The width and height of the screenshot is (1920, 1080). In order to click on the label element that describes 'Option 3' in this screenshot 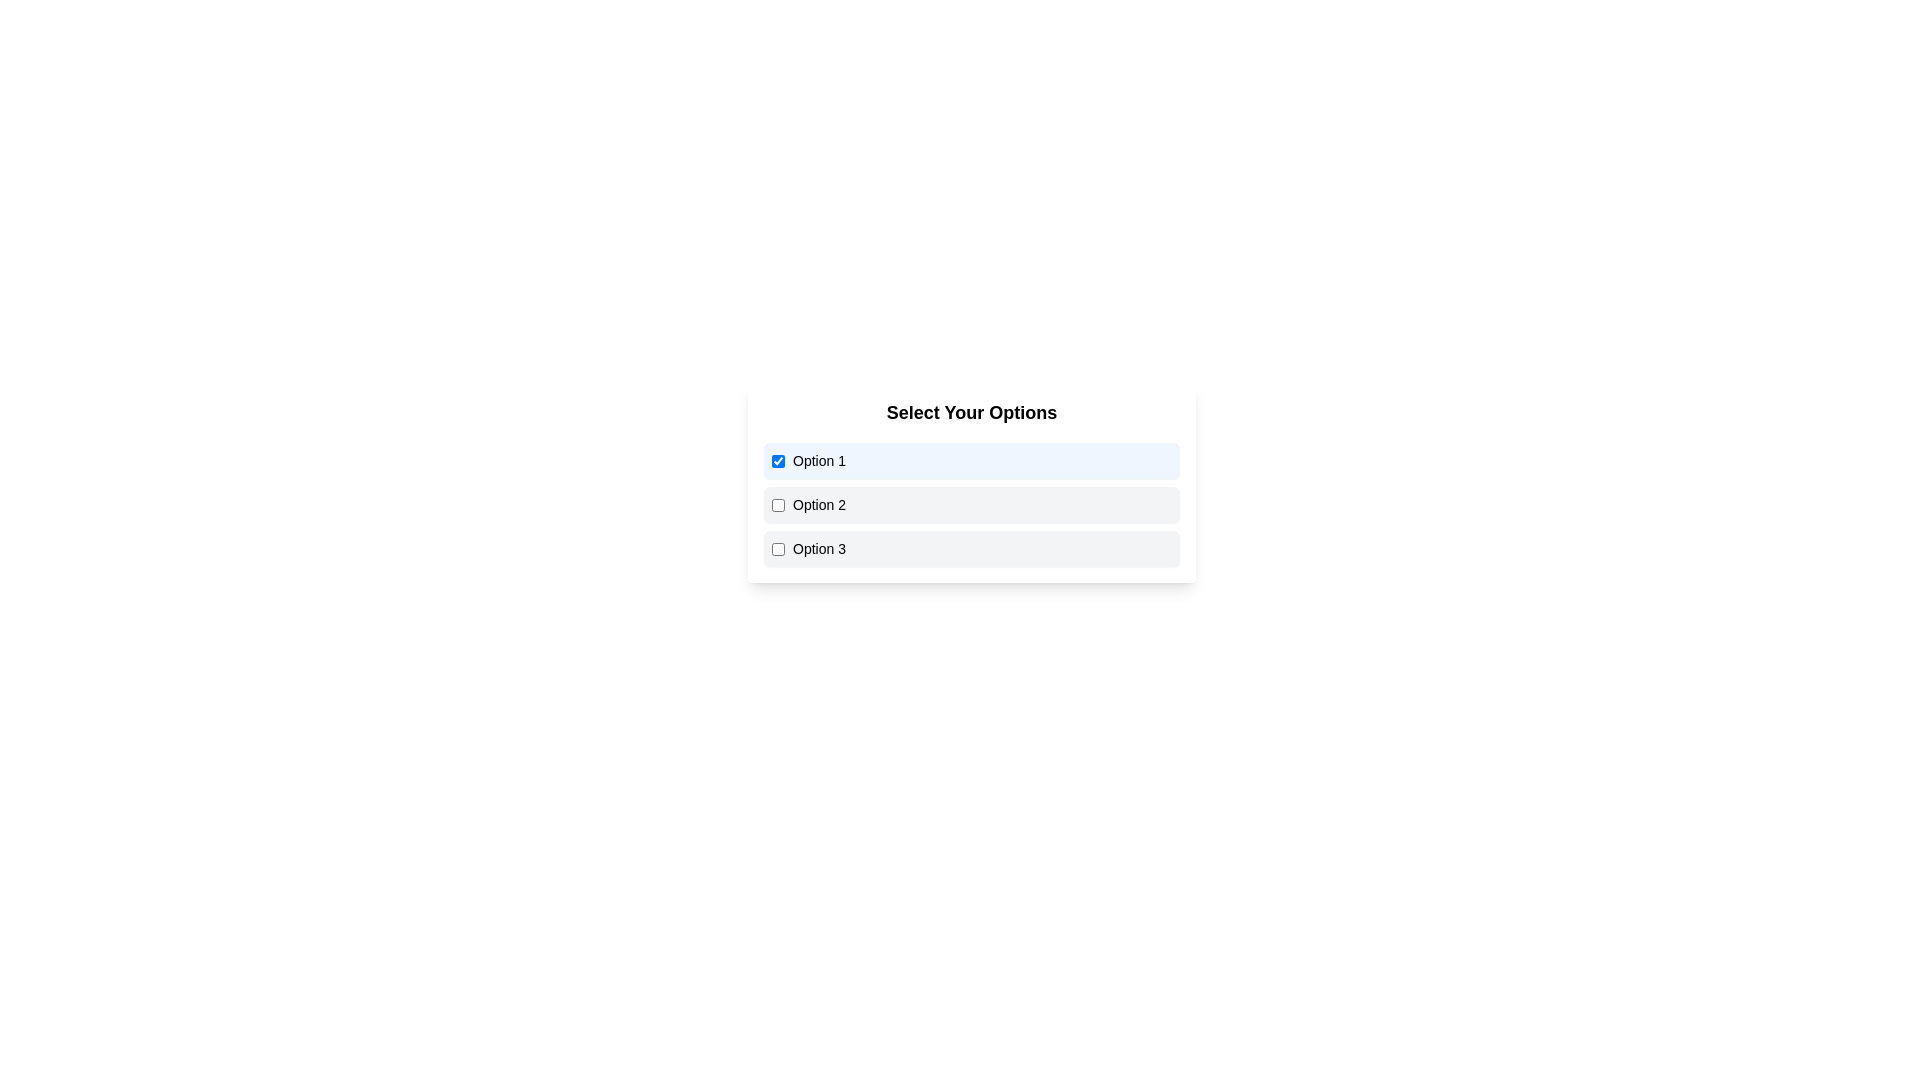, I will do `click(819, 548)`.